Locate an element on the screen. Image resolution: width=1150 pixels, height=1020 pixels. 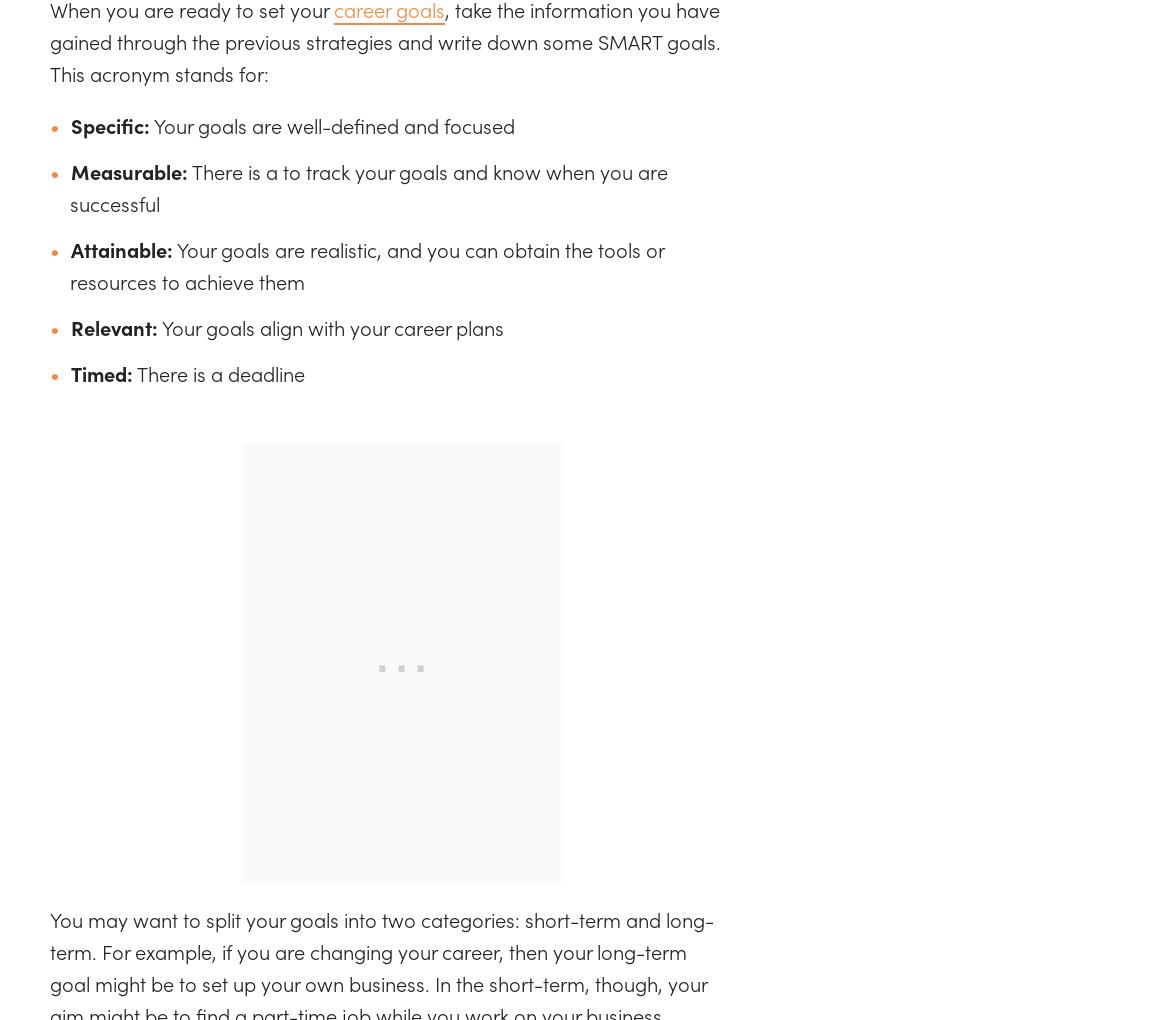
'Specific:' is located at coordinates (109, 123).